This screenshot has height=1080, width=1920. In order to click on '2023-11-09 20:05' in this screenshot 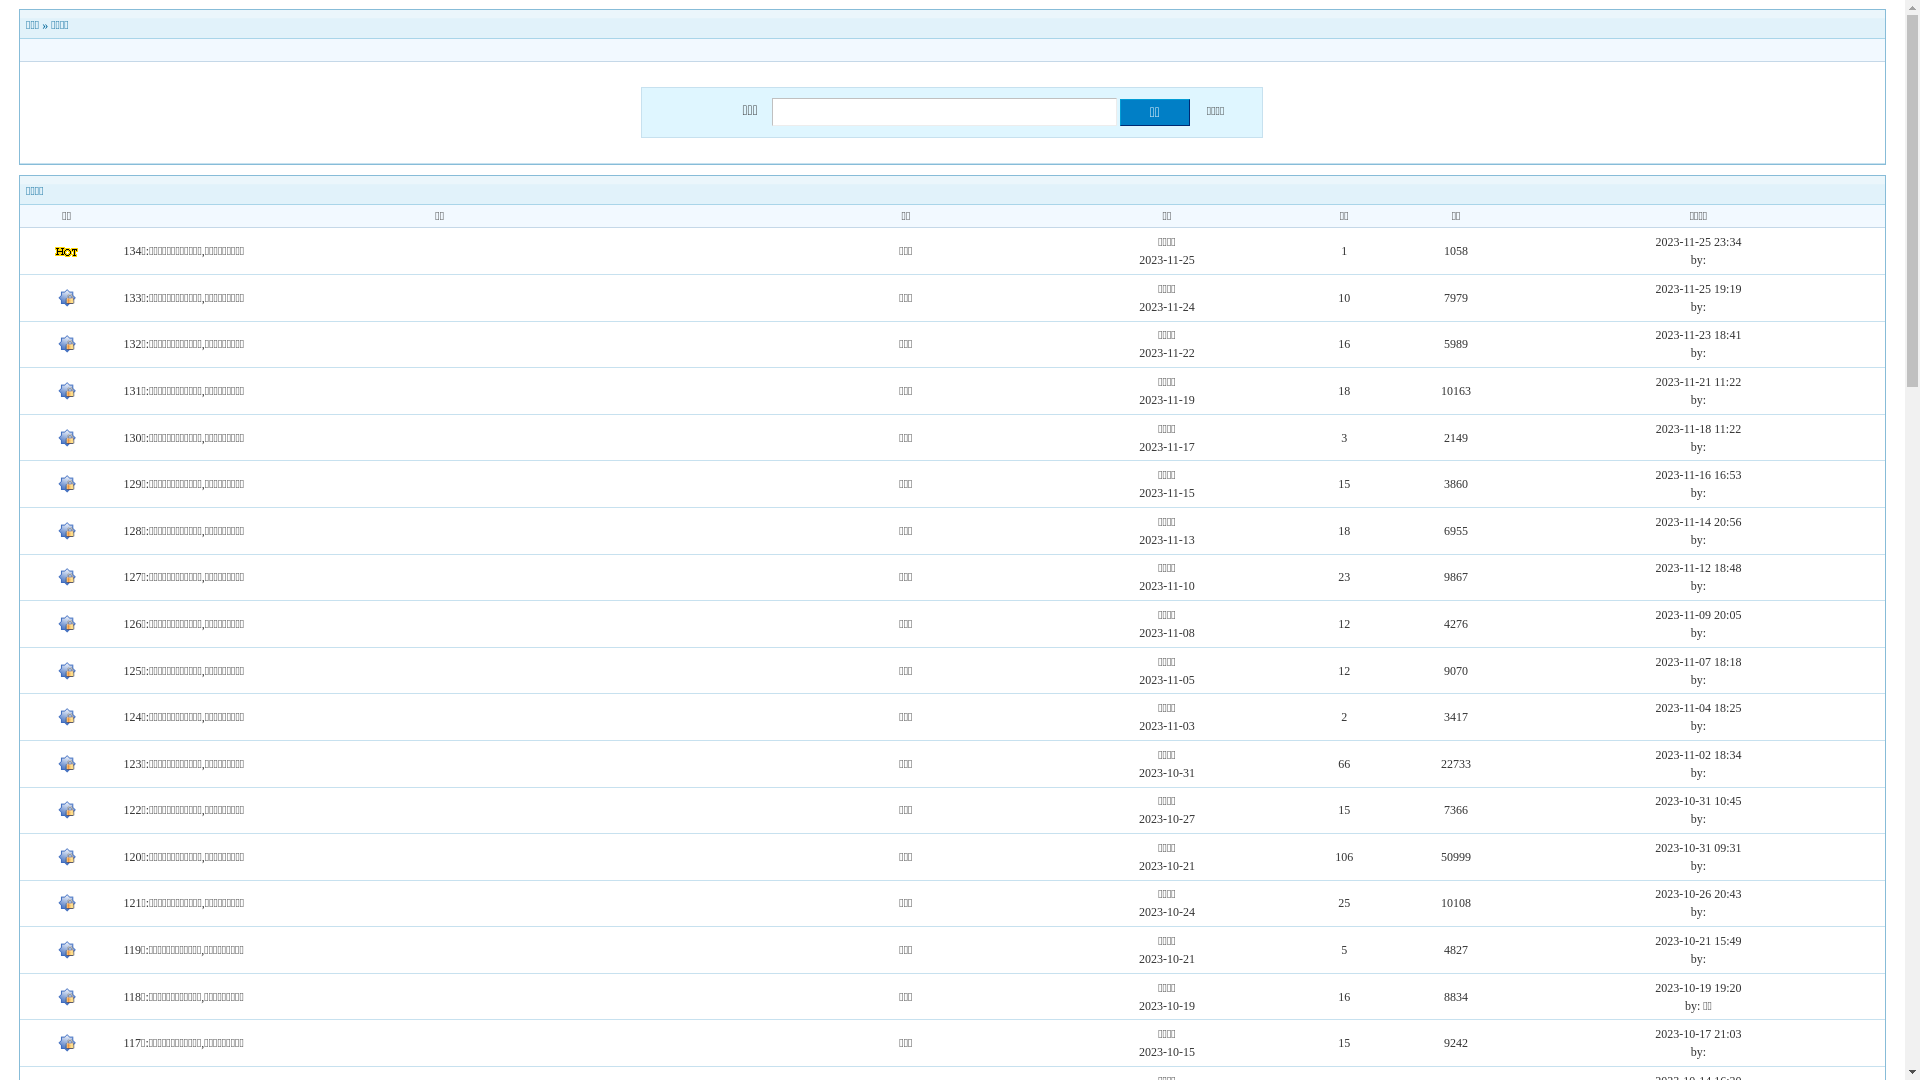, I will do `click(1656, 613)`.